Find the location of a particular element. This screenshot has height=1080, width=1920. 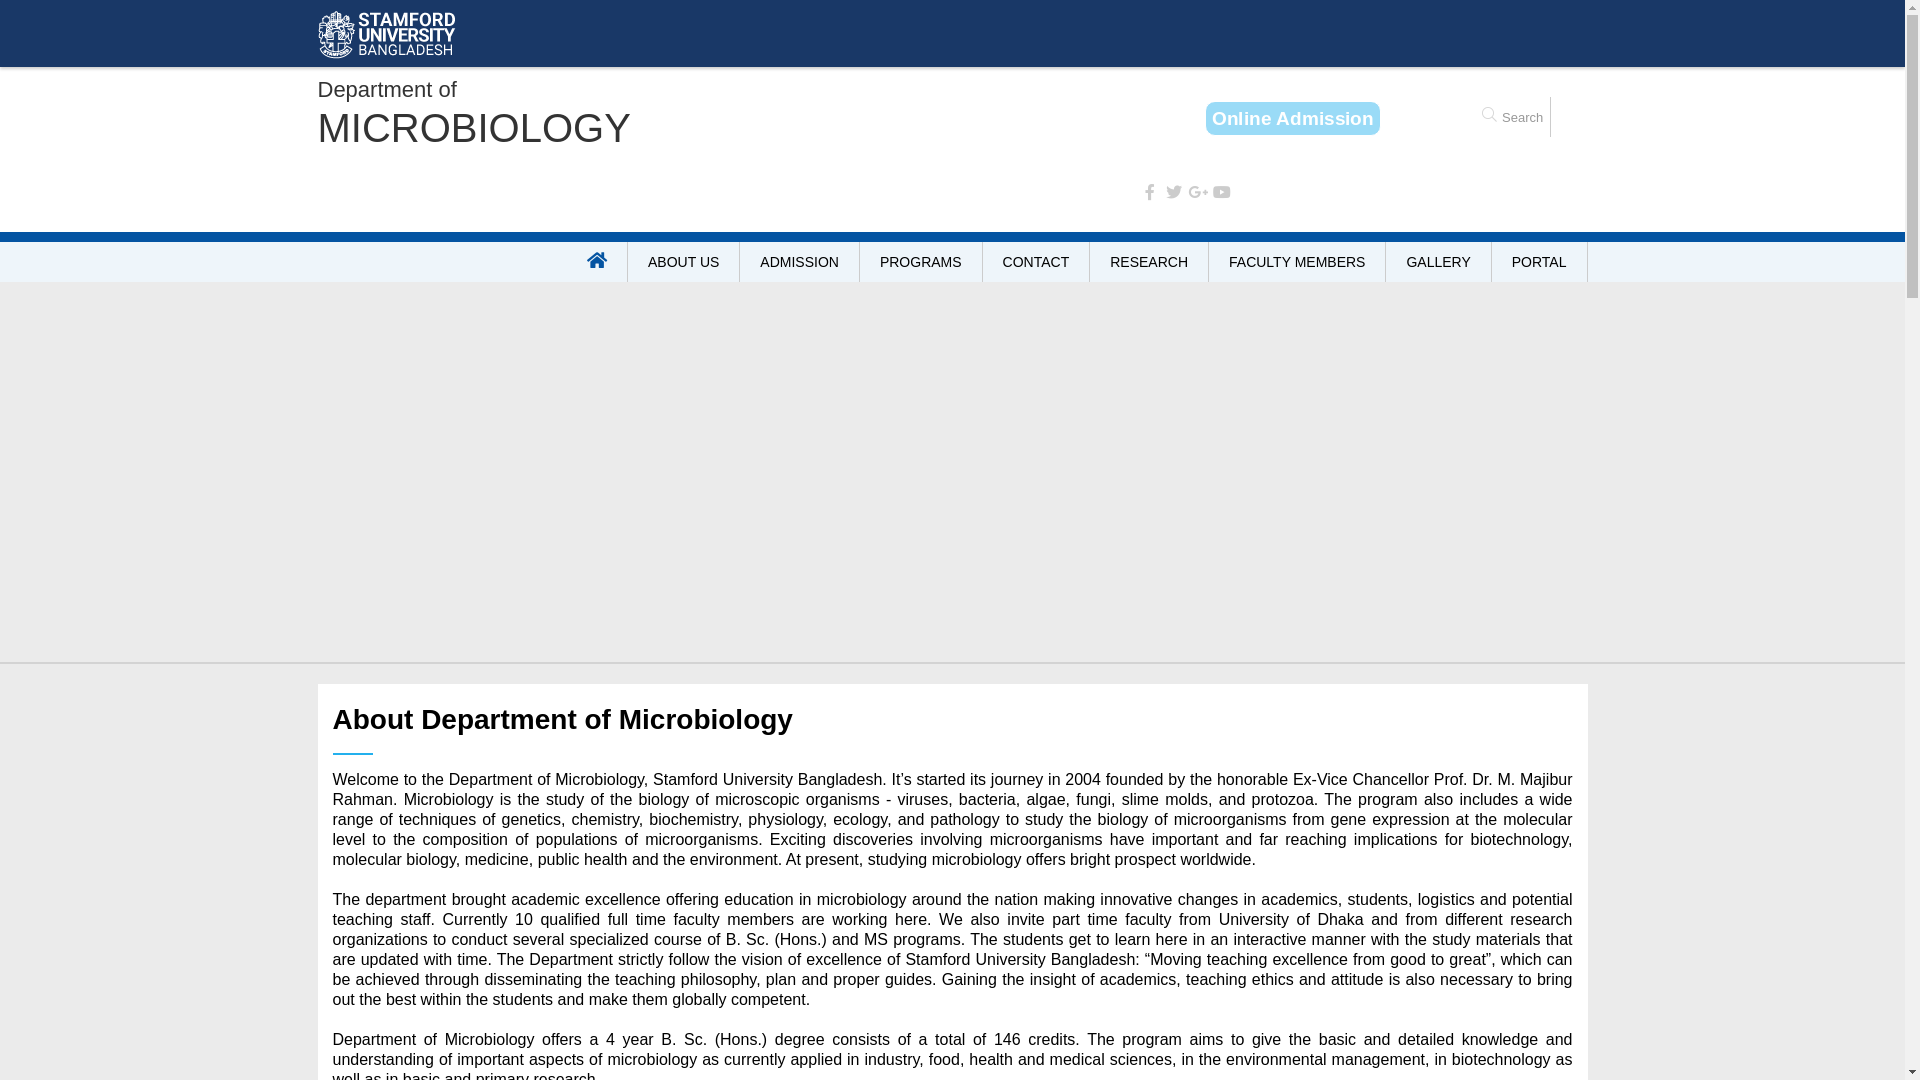

'Online' is located at coordinates (1292, 118).